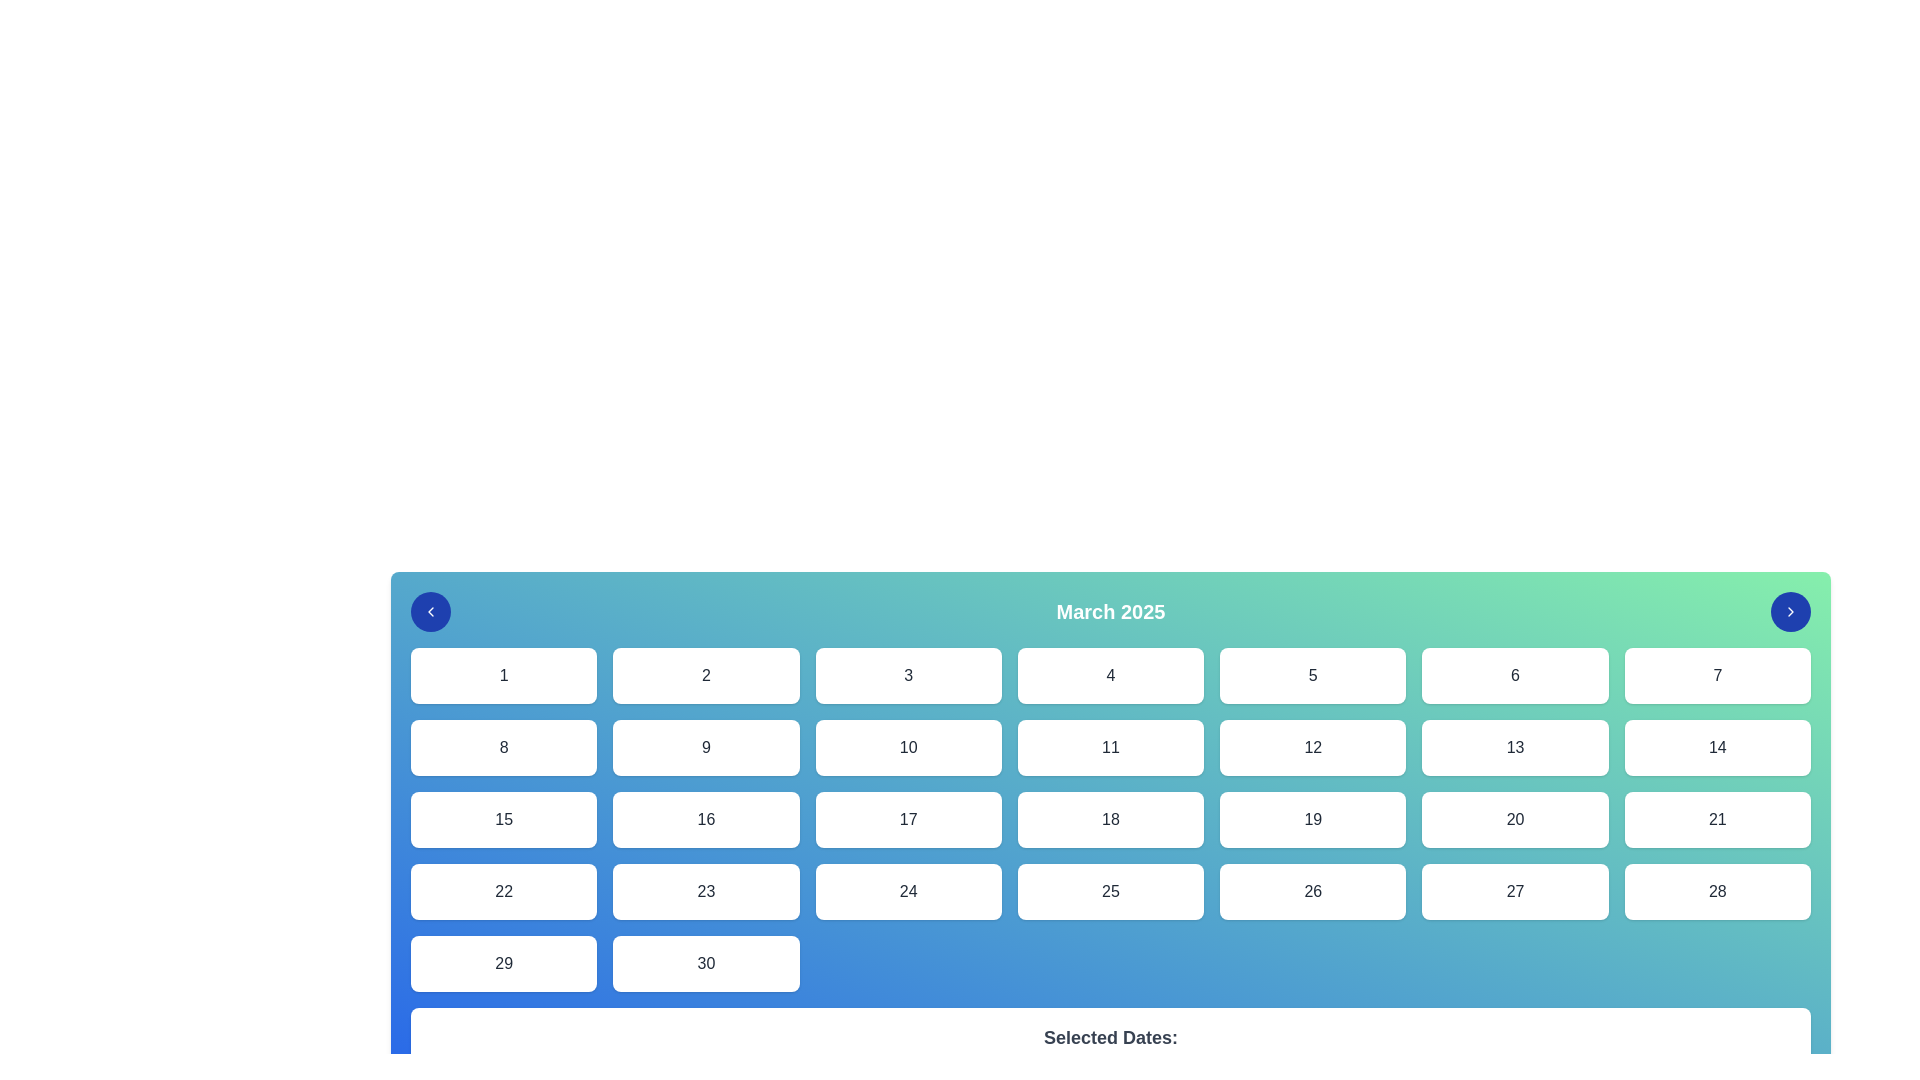 The image size is (1920, 1080). I want to click on Text element that displays the message indicating no dates have been selected, located beneath 'Selected Dates:' in a section with a white background and rounded corners, so click(1109, 1063).